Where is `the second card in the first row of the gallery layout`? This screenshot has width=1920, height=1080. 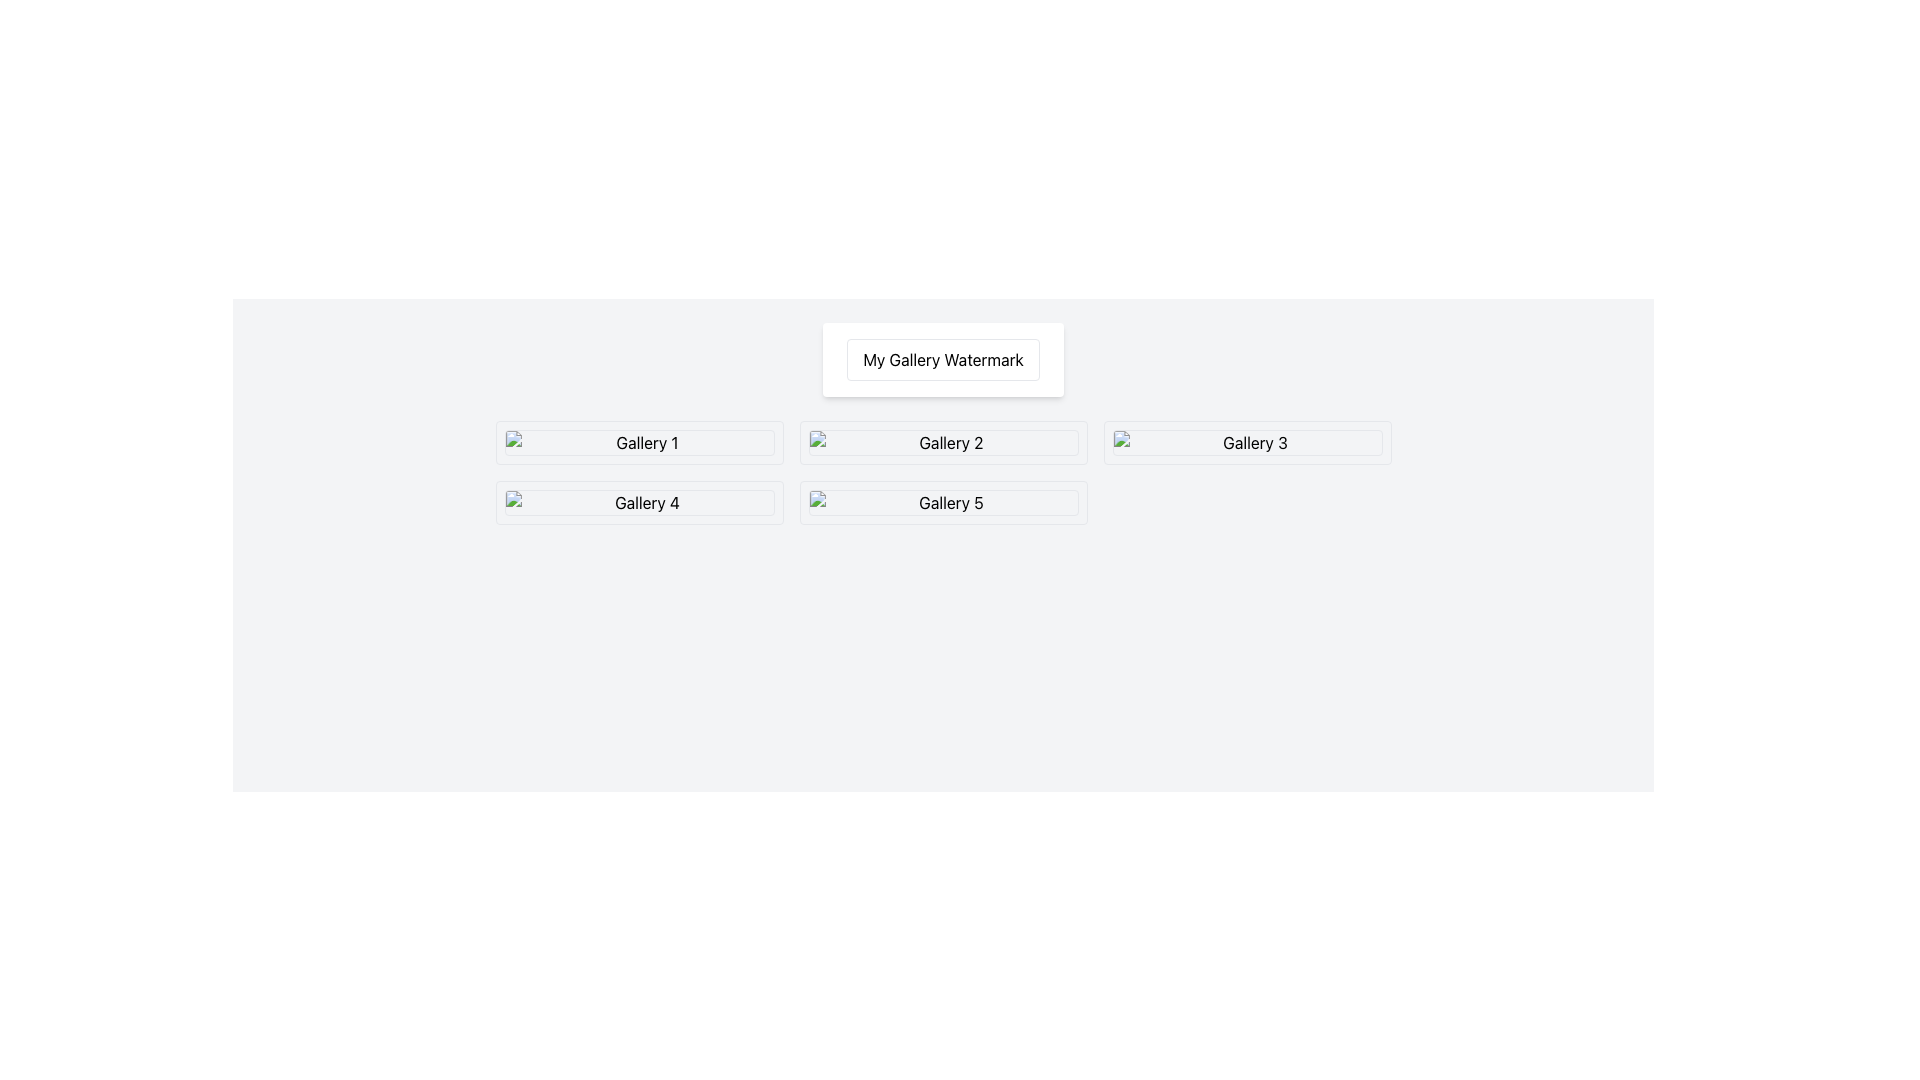
the second card in the first row of the gallery layout is located at coordinates (942, 442).